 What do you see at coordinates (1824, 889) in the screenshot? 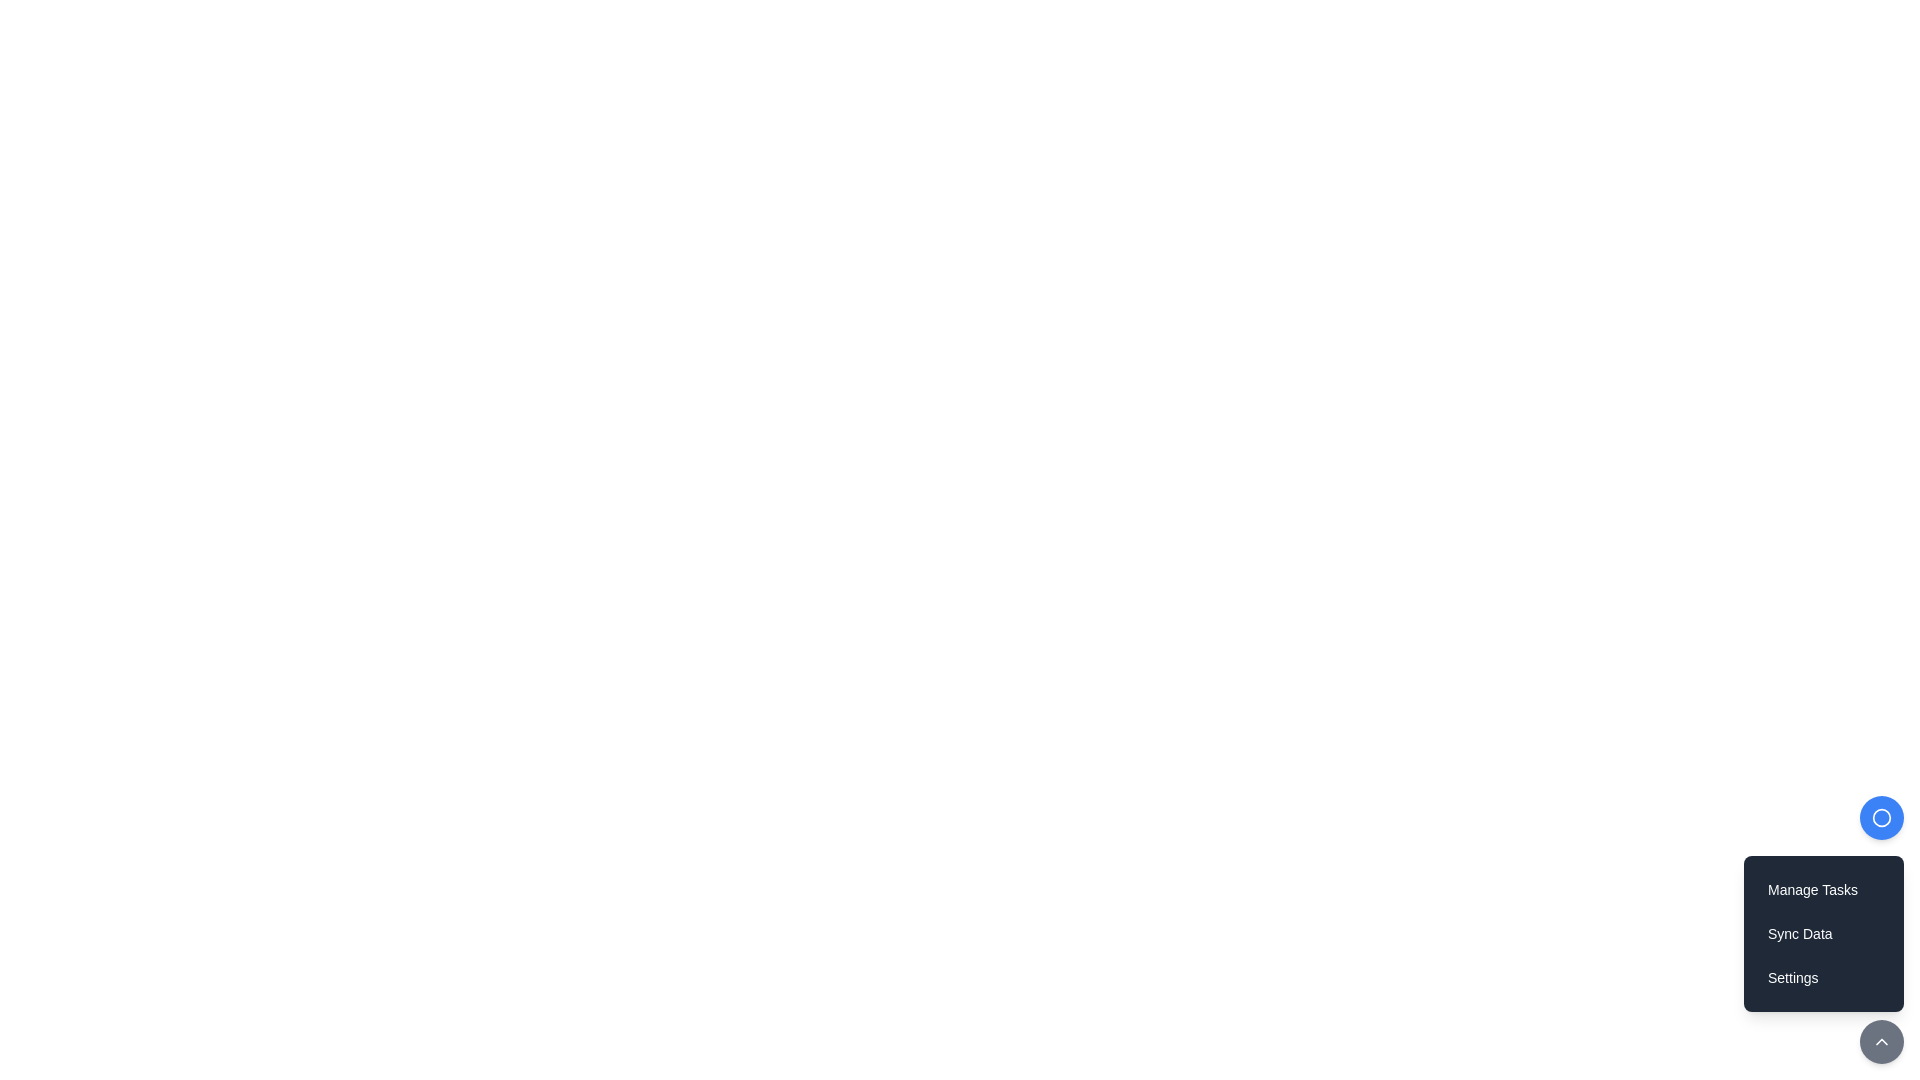
I see `the 'Manage Tasks' button, which is a text-based button with a dark background and rounded corners` at bounding box center [1824, 889].